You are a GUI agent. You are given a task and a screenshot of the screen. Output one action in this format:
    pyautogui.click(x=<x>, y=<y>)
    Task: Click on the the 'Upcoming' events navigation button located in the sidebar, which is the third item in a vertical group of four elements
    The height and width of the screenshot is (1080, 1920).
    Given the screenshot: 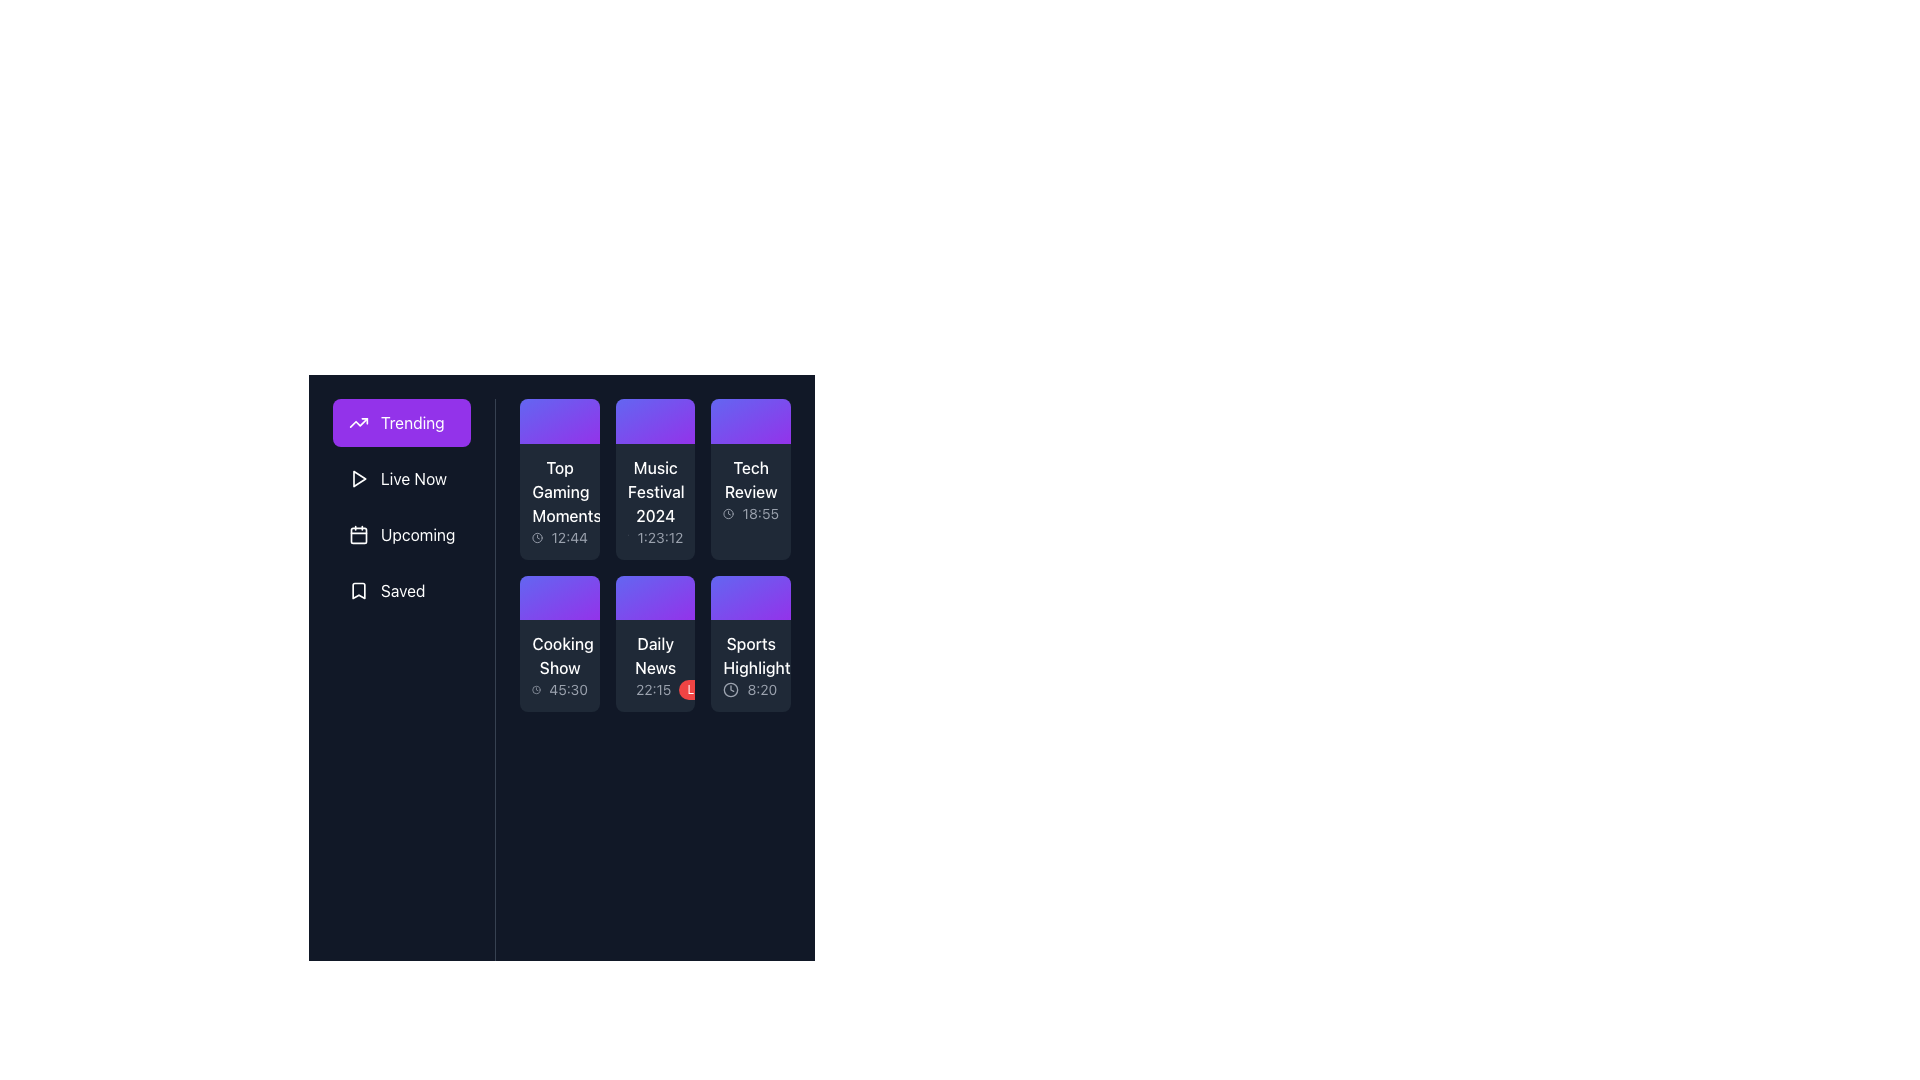 What is the action you would take?
    pyautogui.click(x=401, y=534)
    